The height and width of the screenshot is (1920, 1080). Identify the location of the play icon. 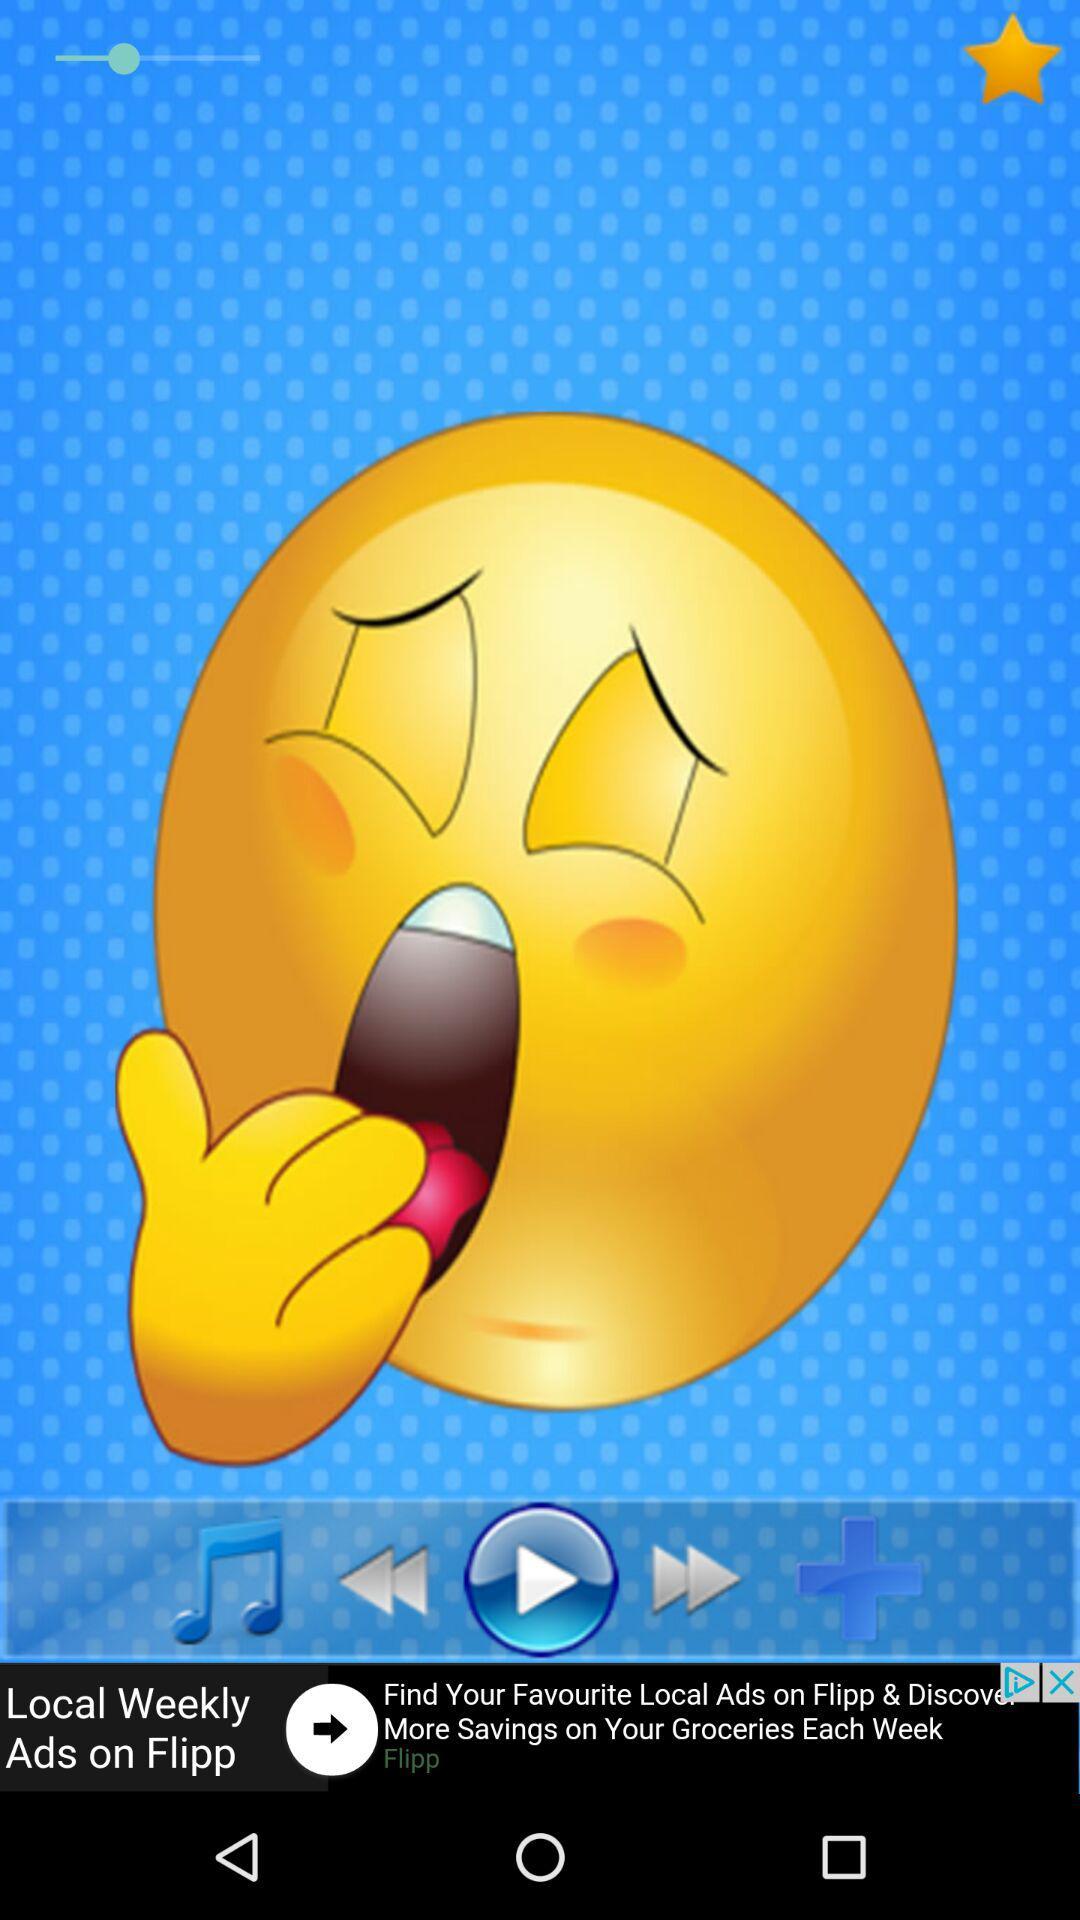
(540, 1577).